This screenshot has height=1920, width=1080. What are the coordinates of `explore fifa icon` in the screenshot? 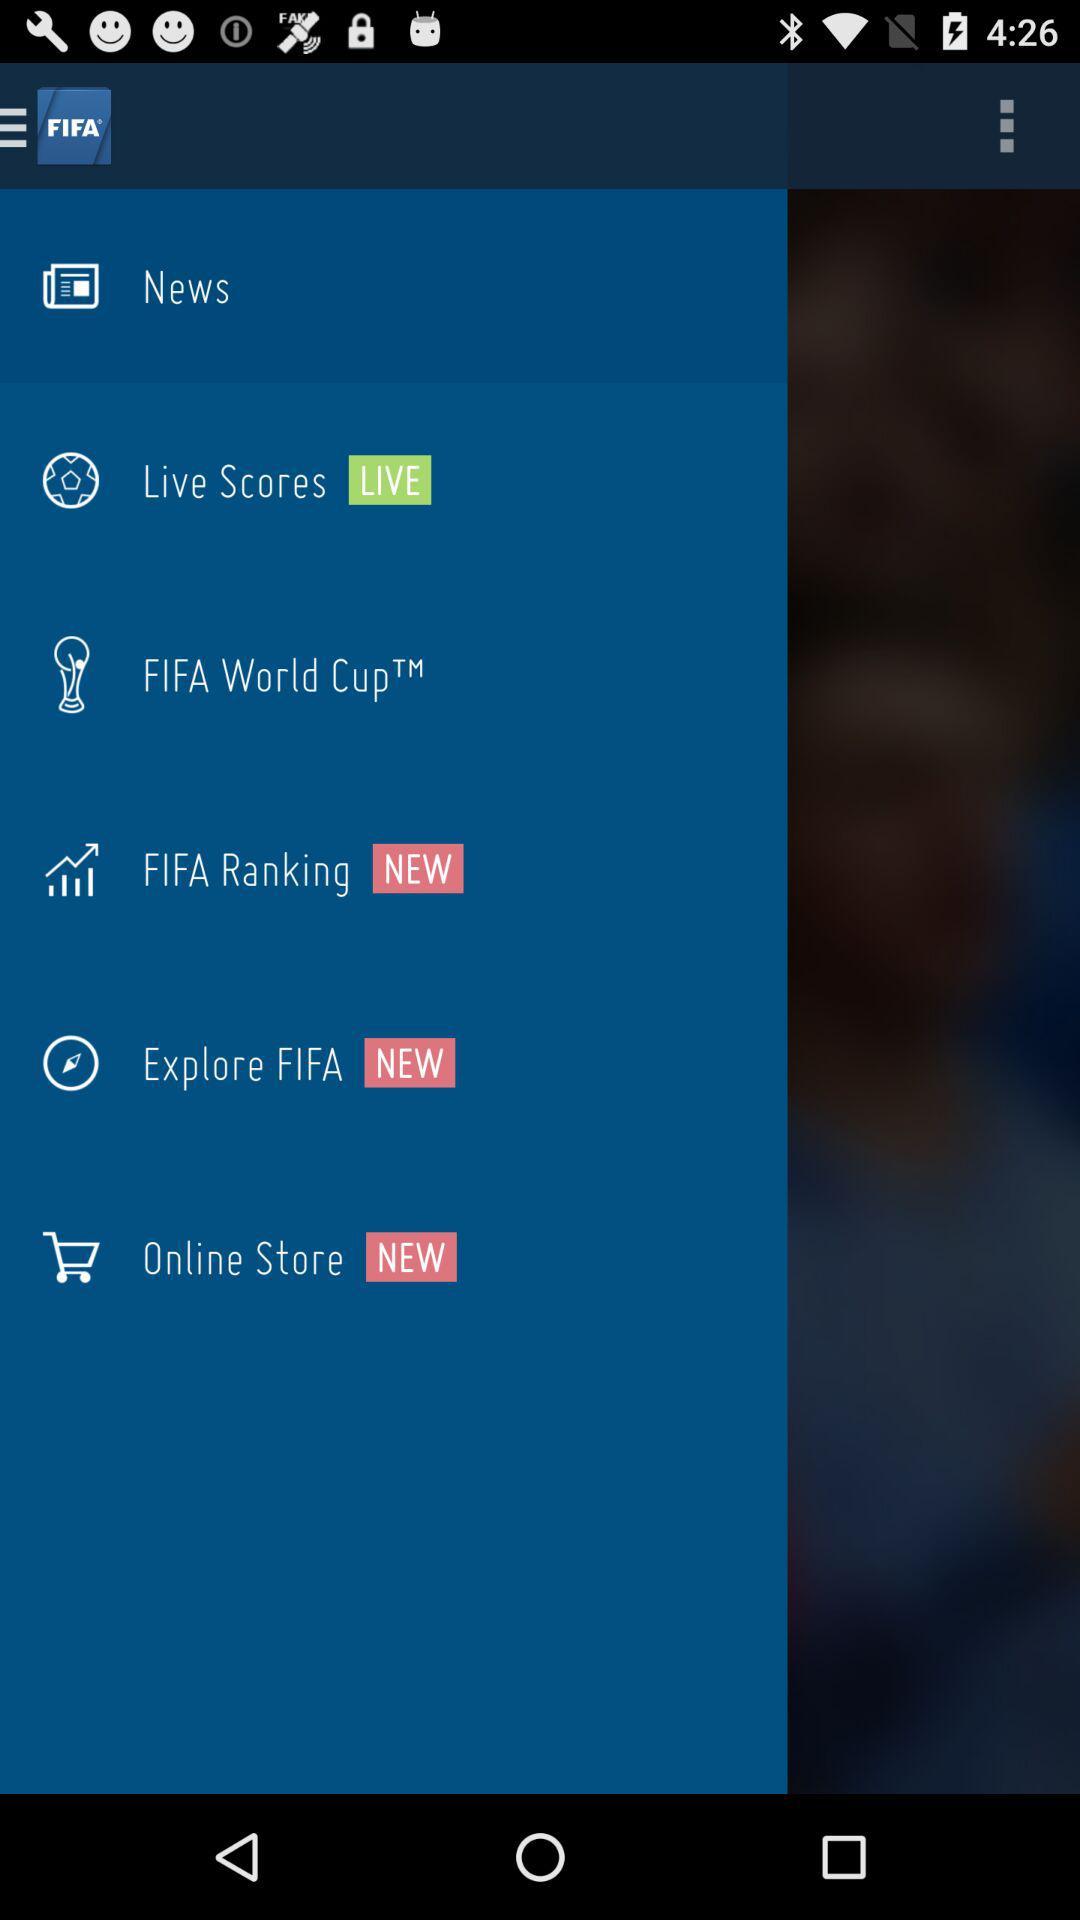 It's located at (241, 1062).